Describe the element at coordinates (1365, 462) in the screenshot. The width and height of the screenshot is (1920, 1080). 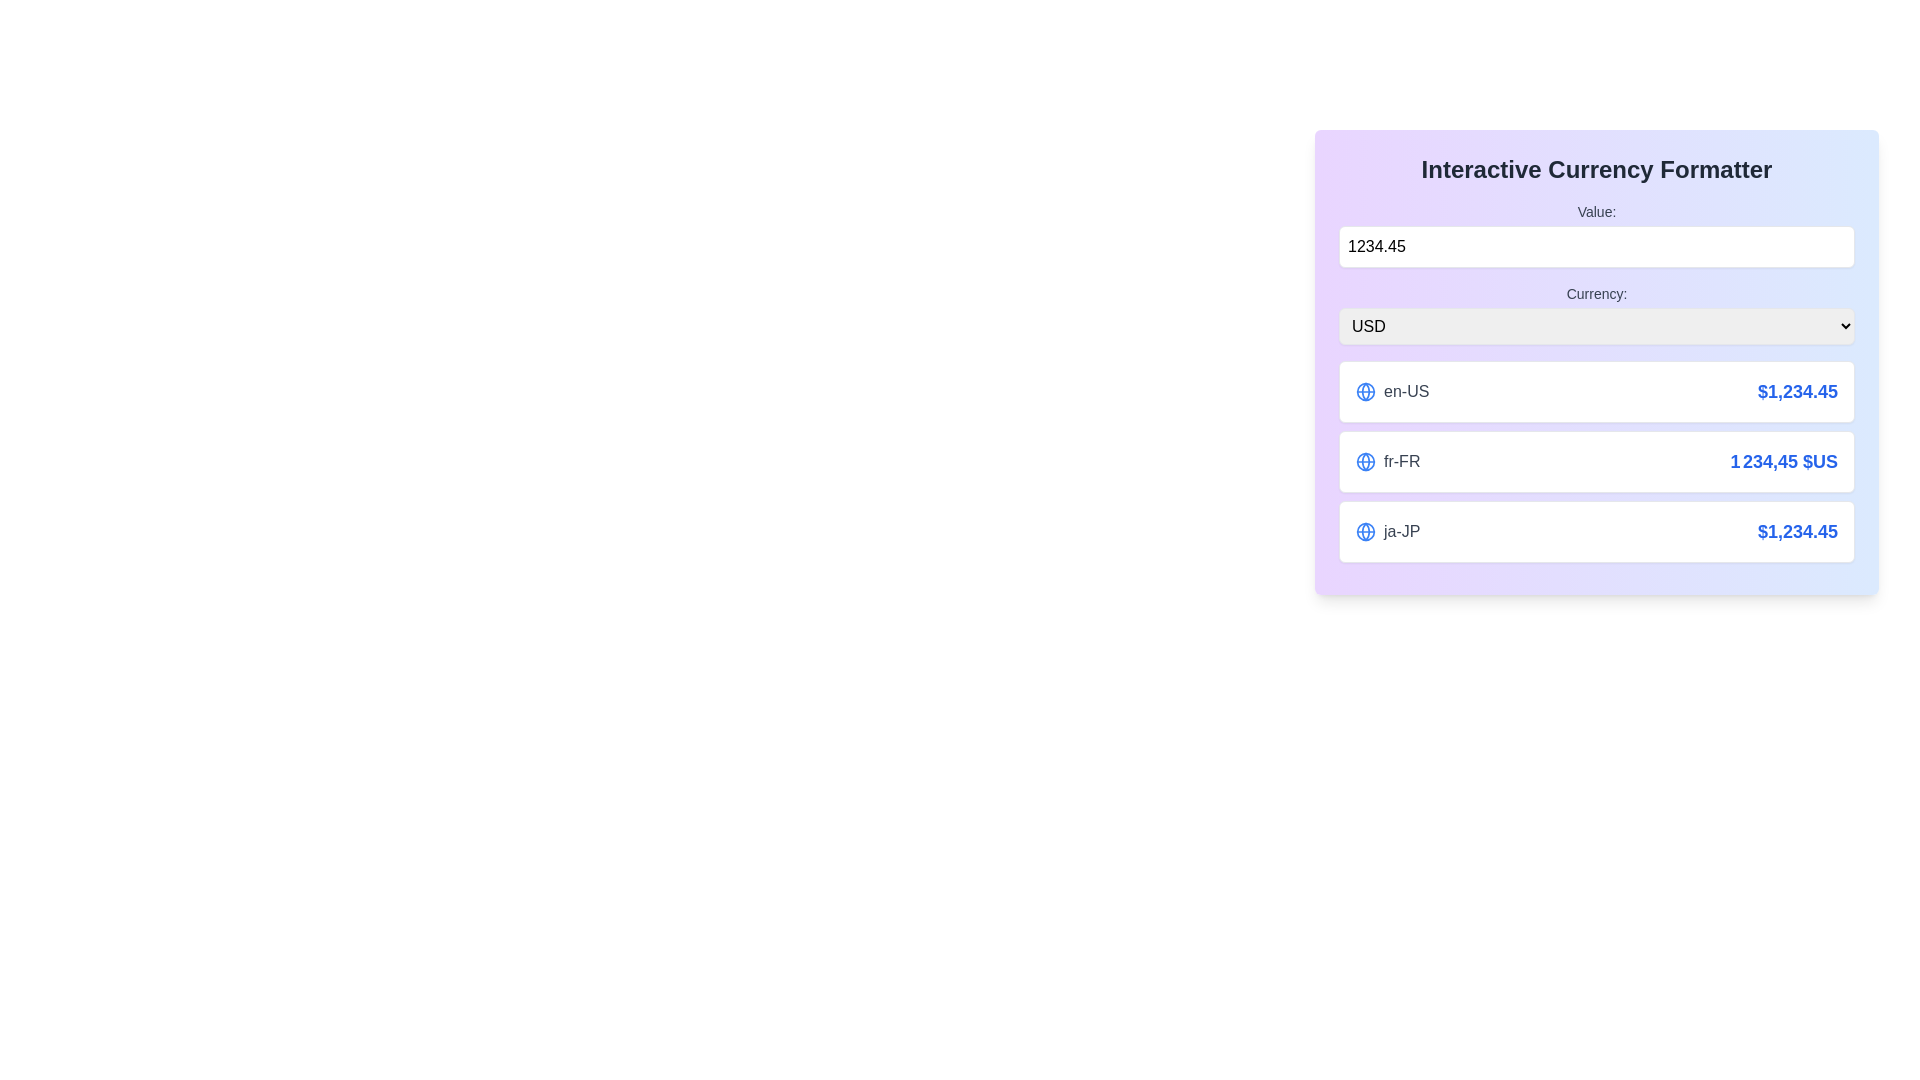
I see `the globe icon representing the currency's region for the 'fr-FR' locale, located on the second row to the left of the 'fr-FR' text` at that location.